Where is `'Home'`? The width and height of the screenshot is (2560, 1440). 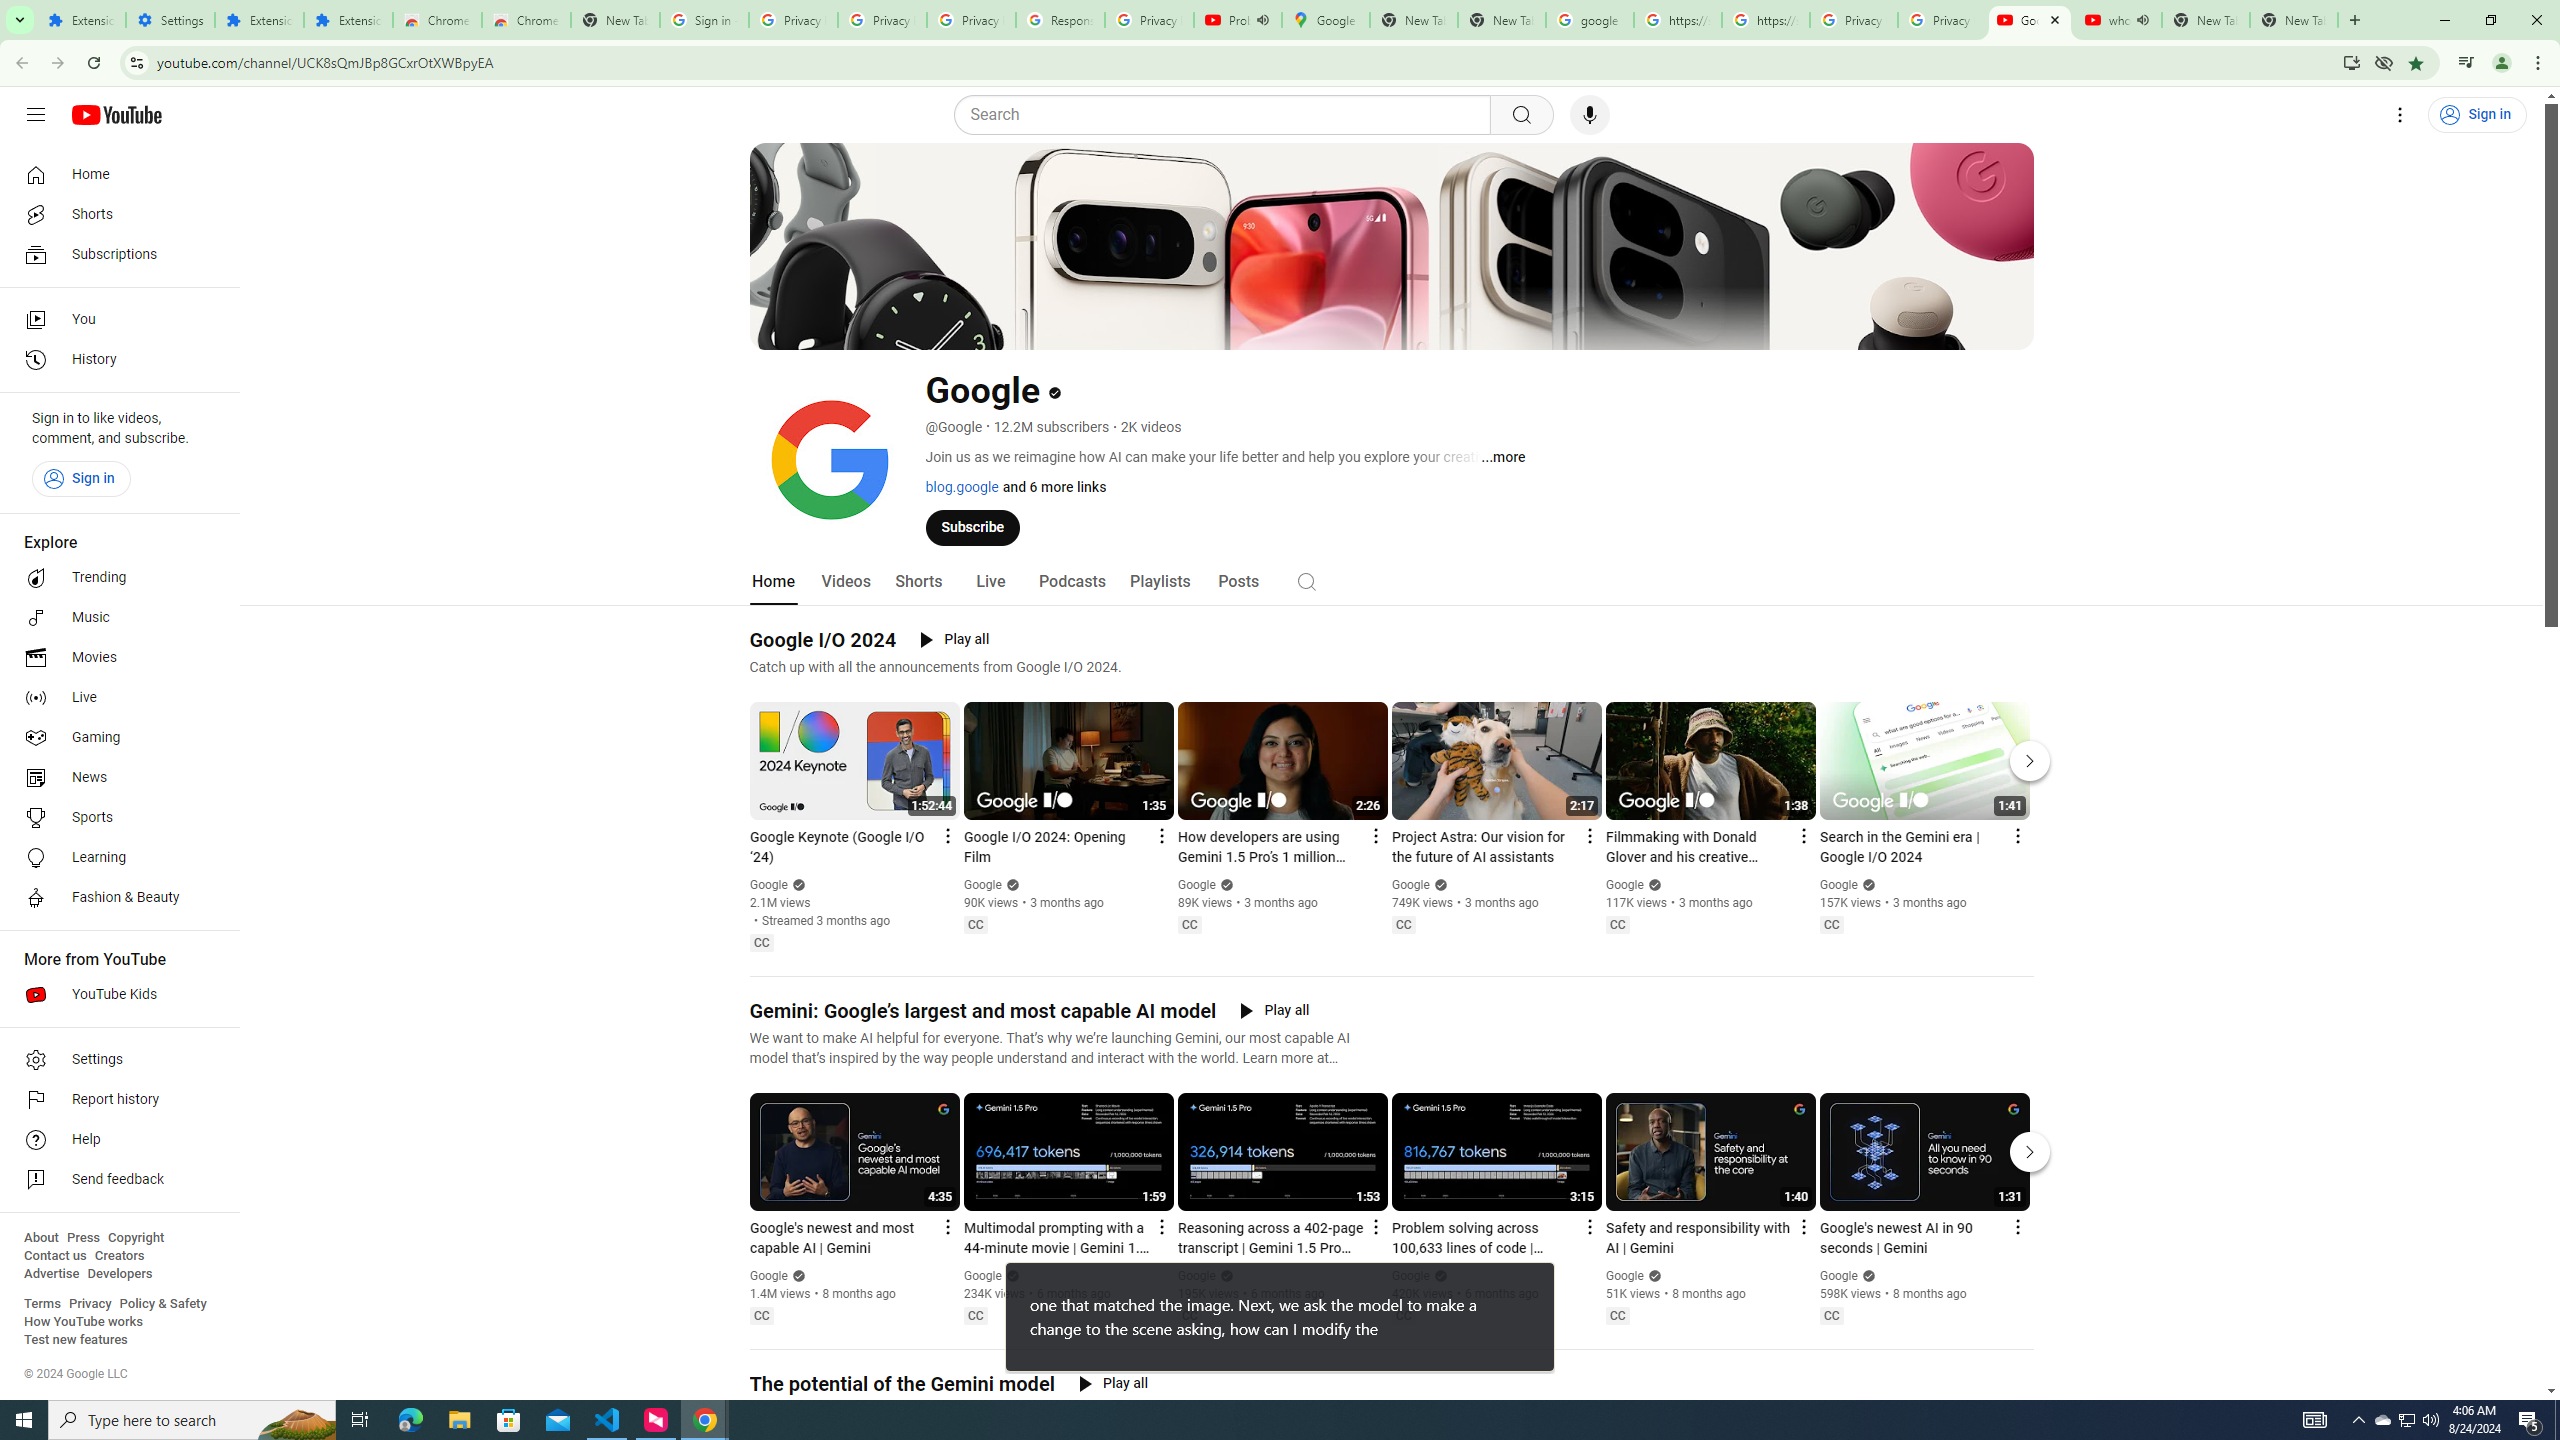
'Home' is located at coordinates (113, 173).